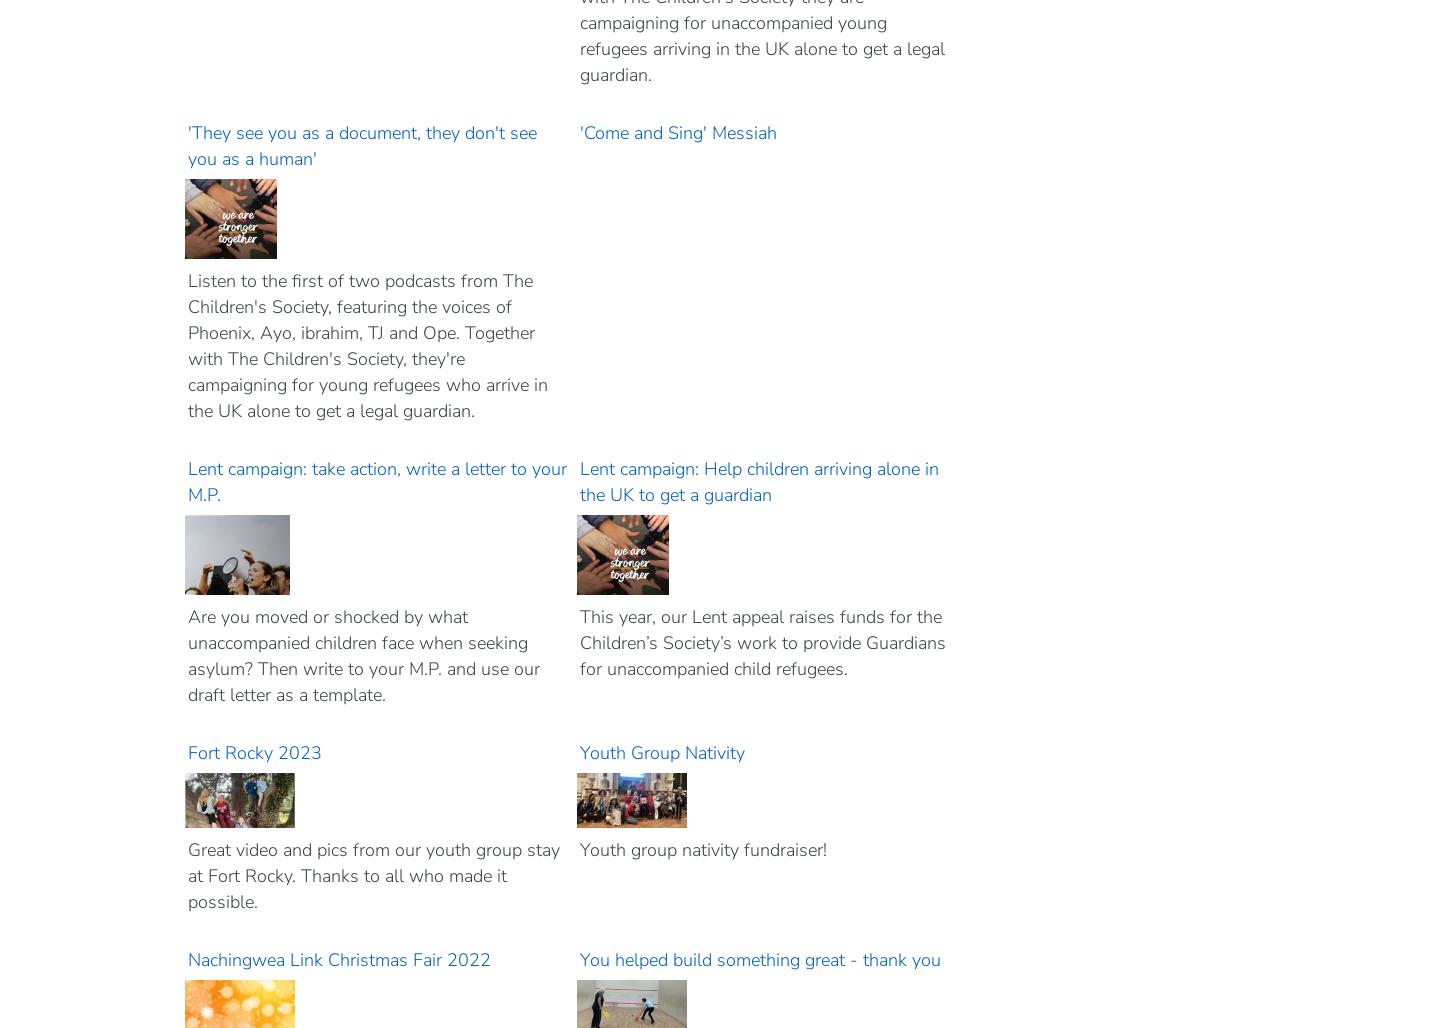 Image resolution: width=1440 pixels, height=1028 pixels. I want to click on 'Fort Rocky 2023', so click(256, 752).